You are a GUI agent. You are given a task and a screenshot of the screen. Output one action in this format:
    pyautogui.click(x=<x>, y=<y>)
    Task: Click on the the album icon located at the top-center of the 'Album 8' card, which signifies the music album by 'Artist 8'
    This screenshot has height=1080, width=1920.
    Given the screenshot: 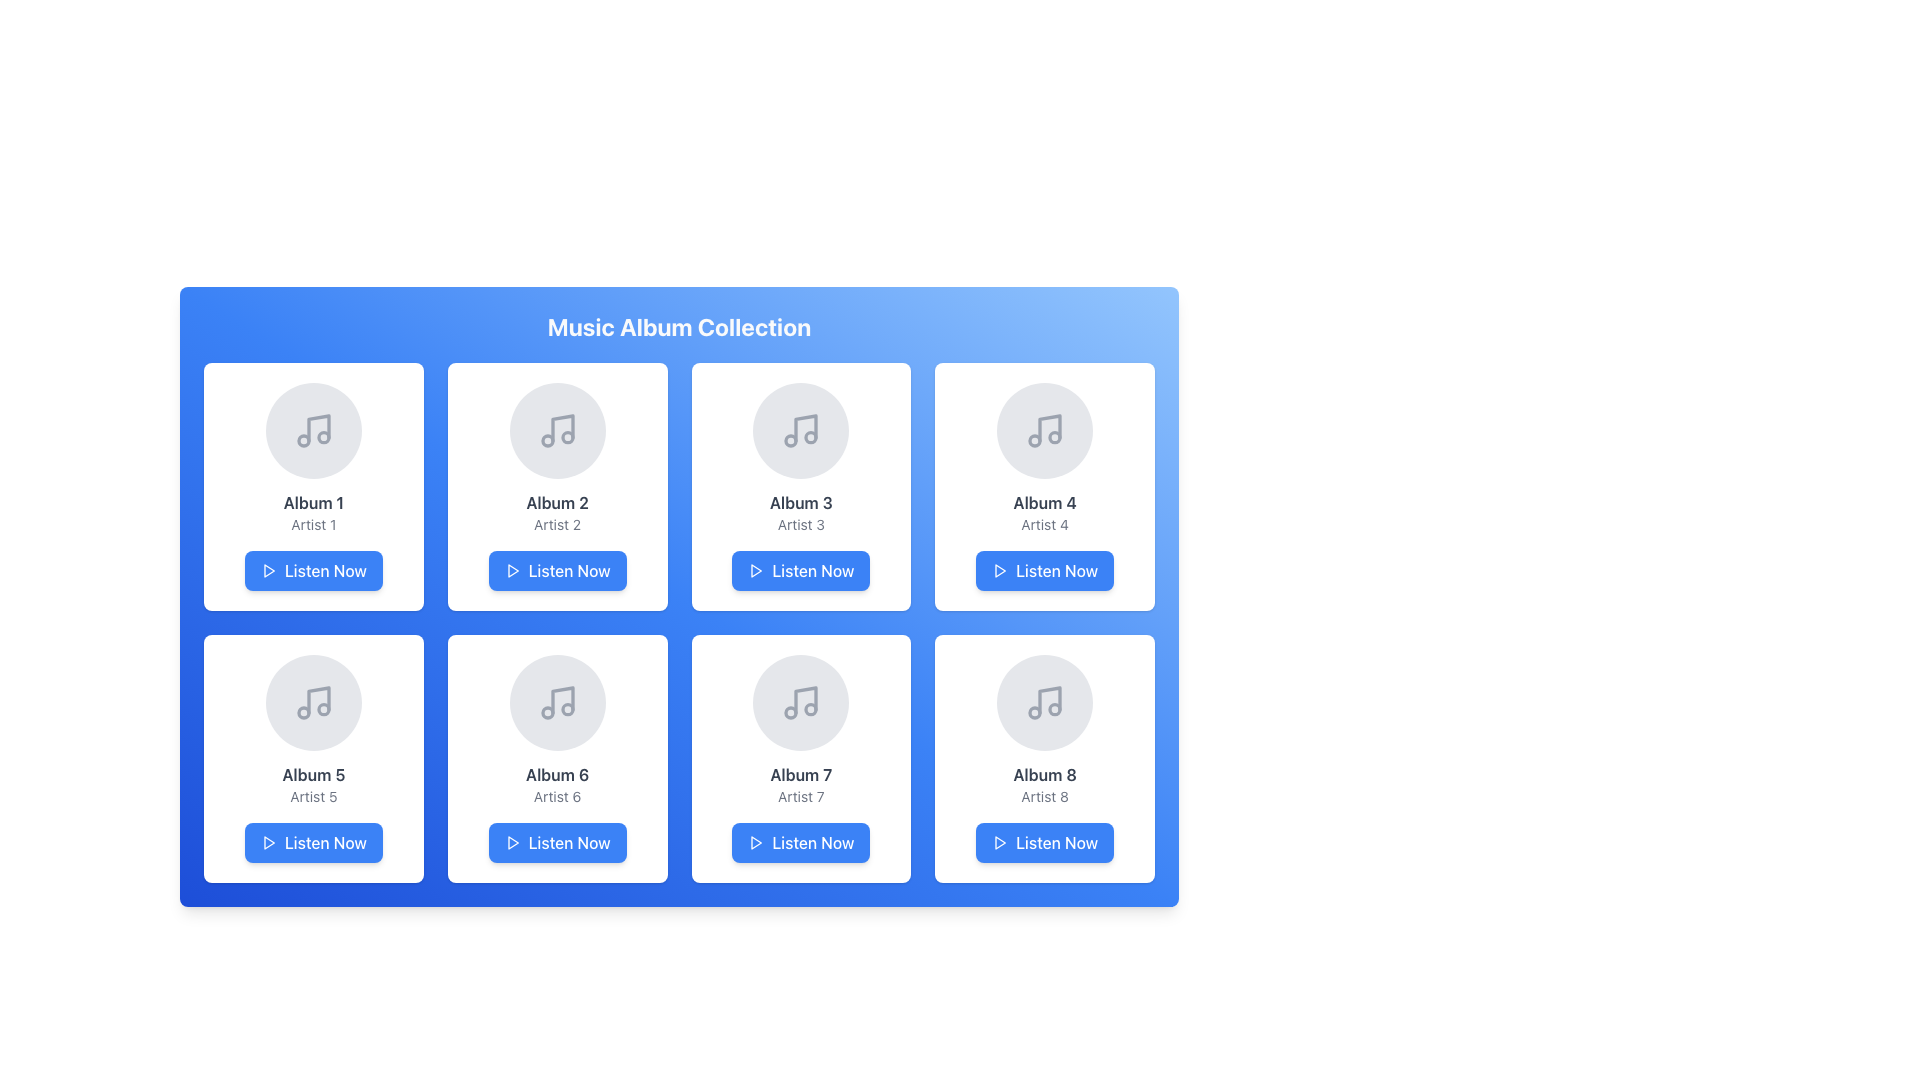 What is the action you would take?
    pyautogui.click(x=1044, y=701)
    